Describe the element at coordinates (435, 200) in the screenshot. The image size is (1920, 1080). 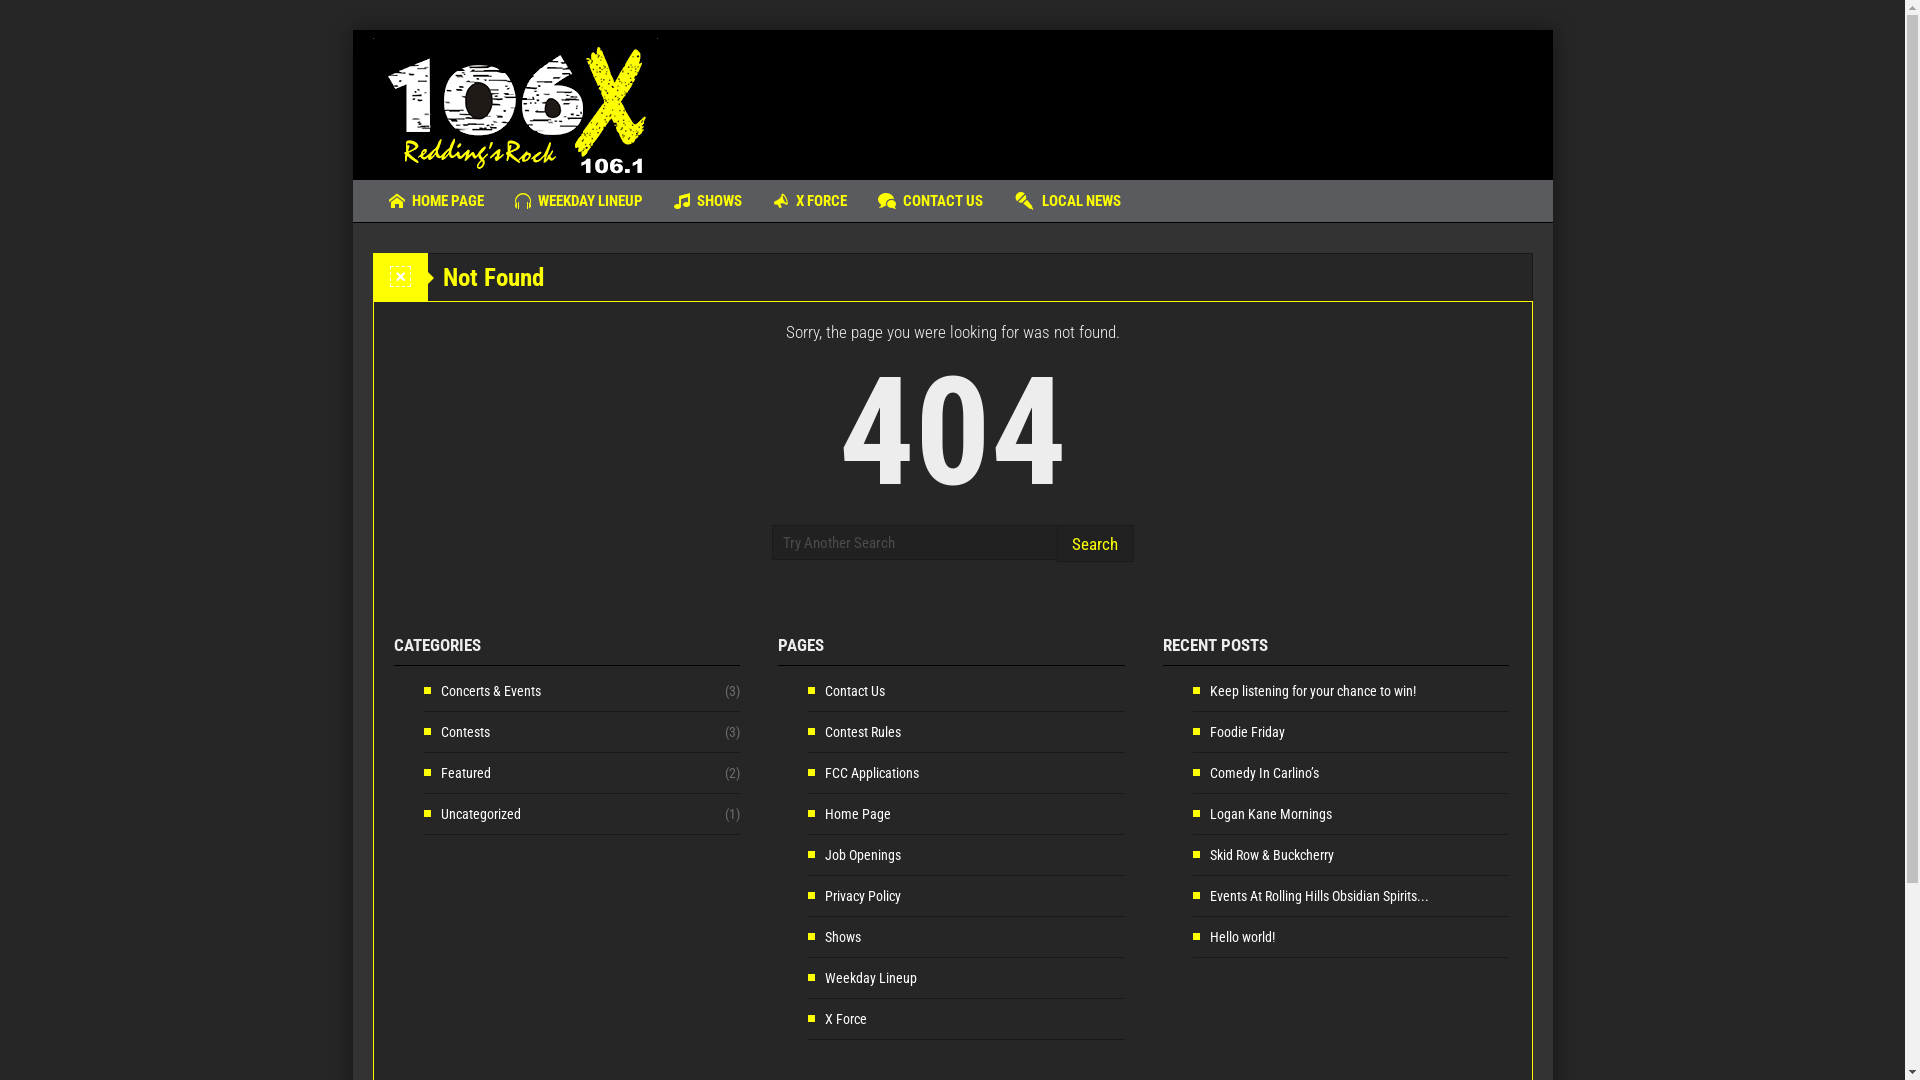
I see `'HOME PAGE'` at that location.